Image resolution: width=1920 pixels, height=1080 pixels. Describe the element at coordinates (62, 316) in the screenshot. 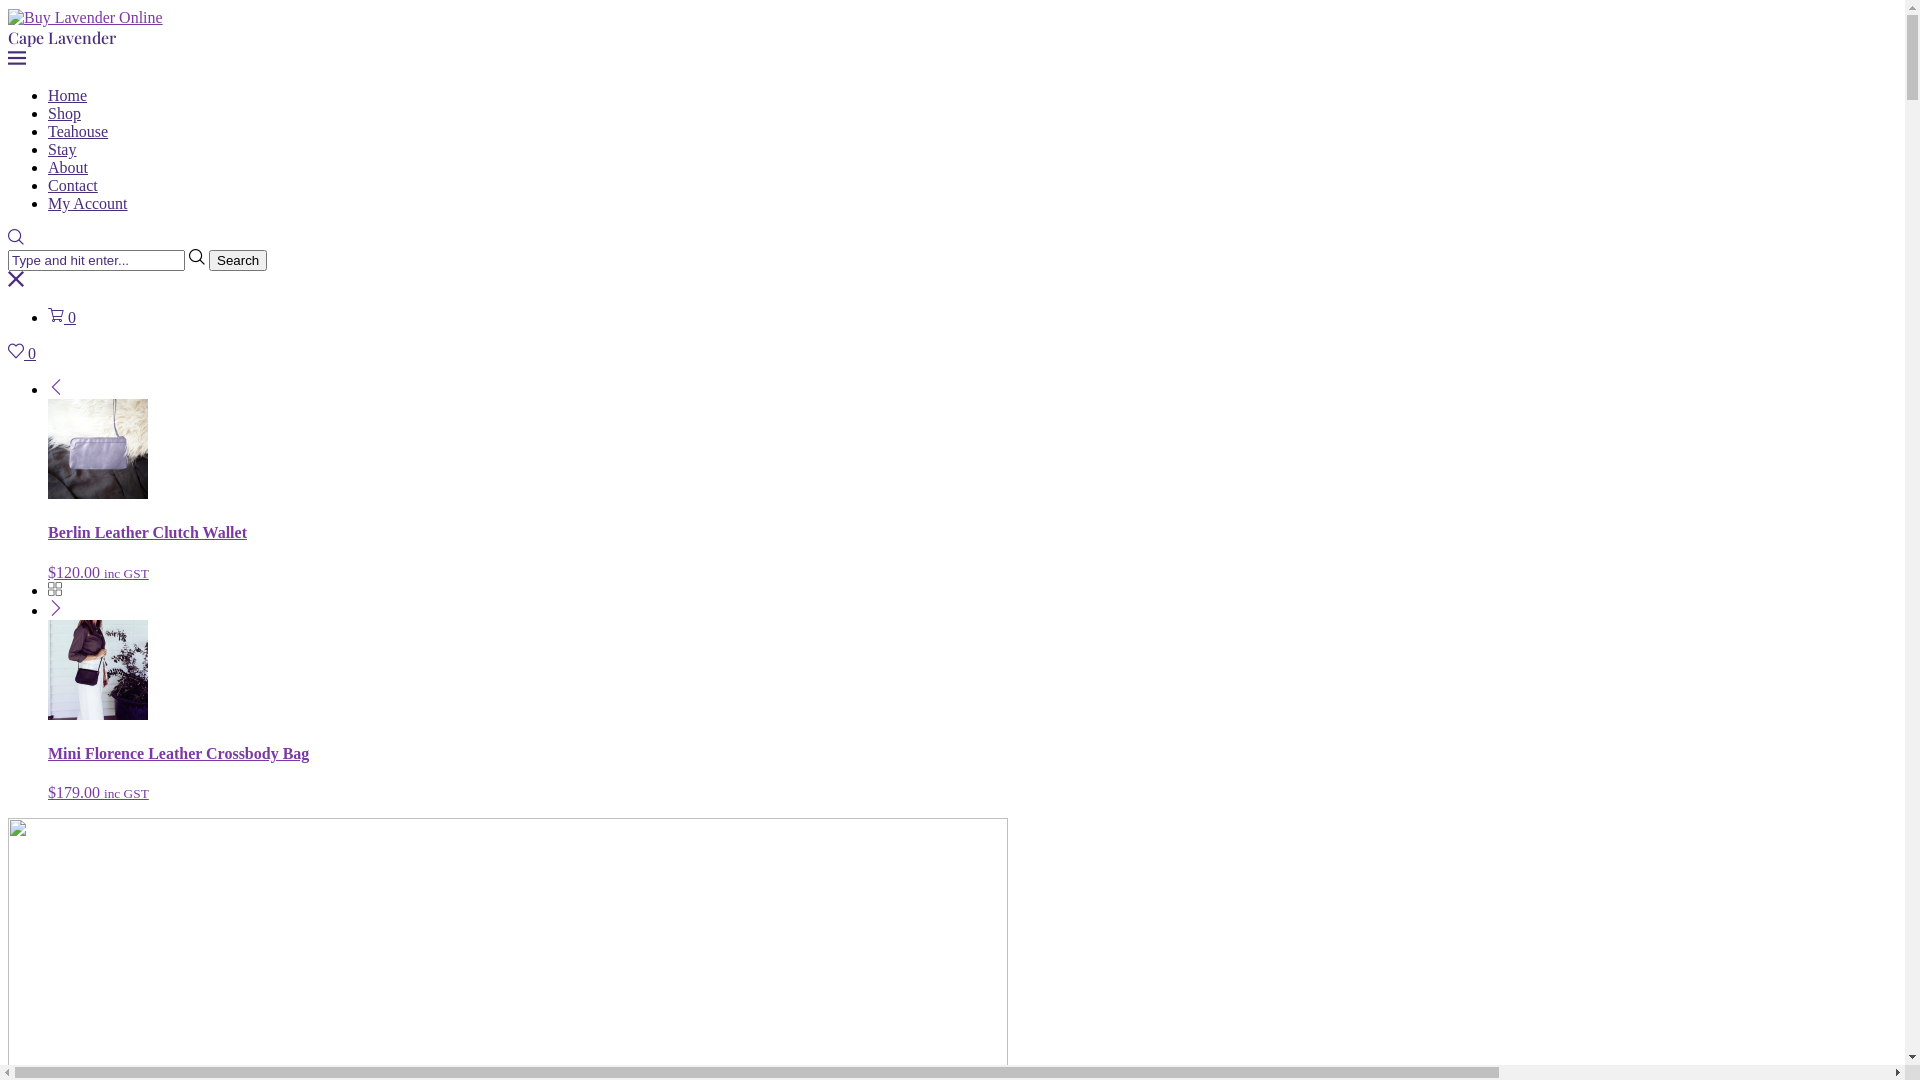

I see `'0'` at that location.